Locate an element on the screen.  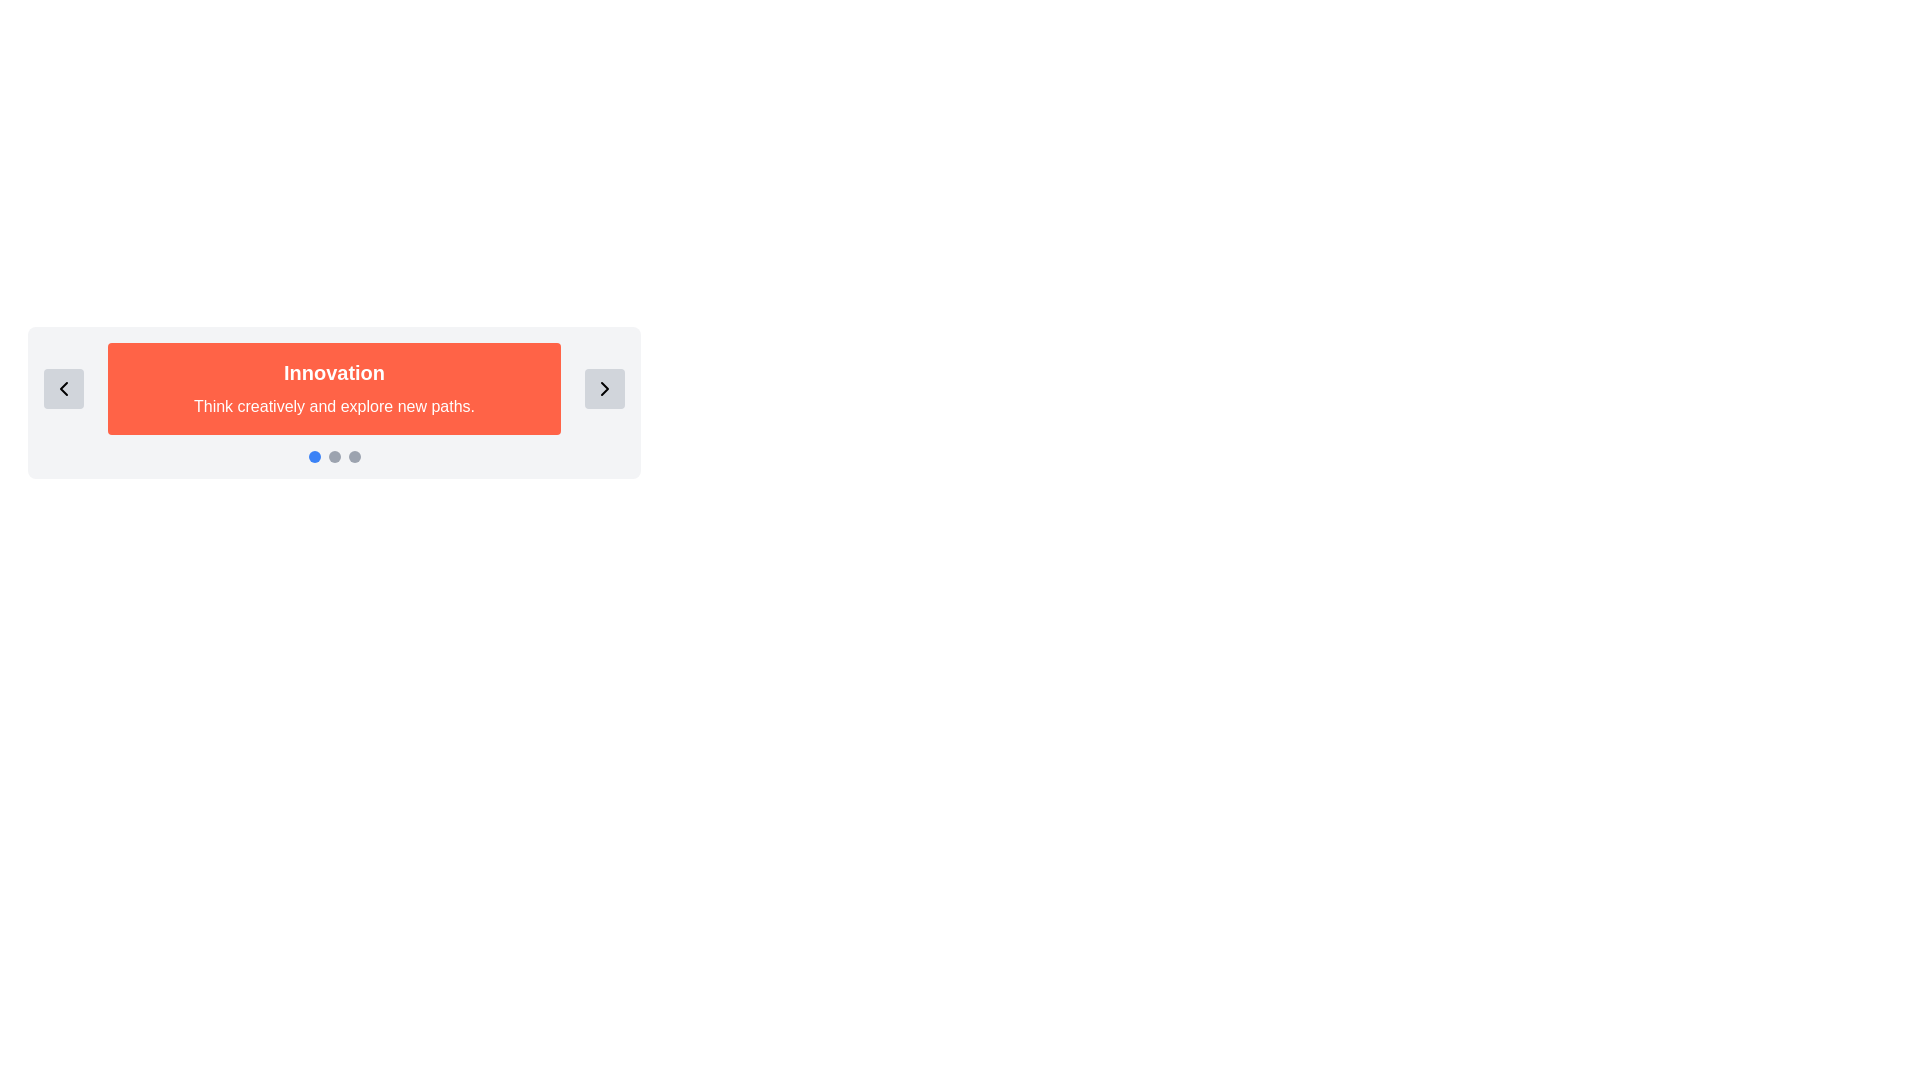
the static text element that provides supporting context for the concept 'Innovation', located below the bold text within the orange rectangular background is located at coordinates (334, 406).